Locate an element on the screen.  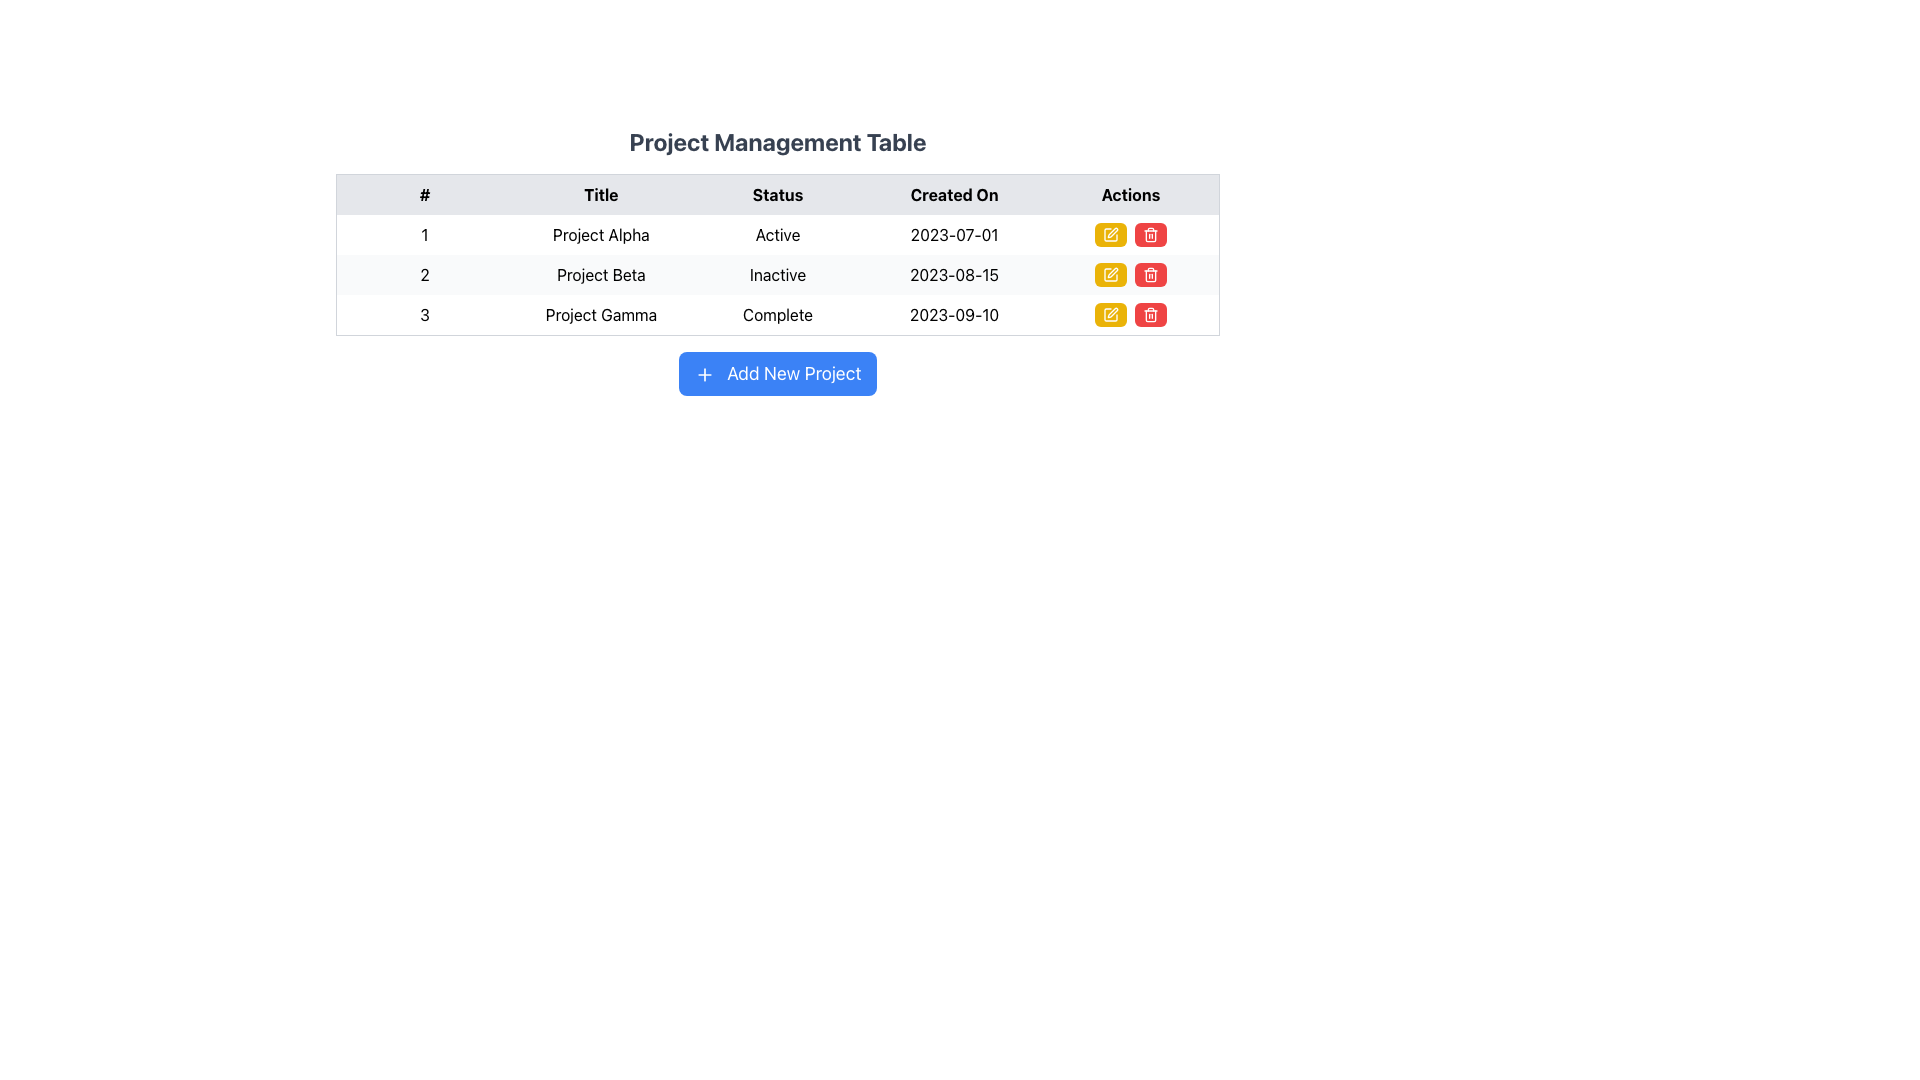
the static text element displaying '2023-09-10' which is located in the third row of the table under the 'Created On' column is located at coordinates (953, 315).